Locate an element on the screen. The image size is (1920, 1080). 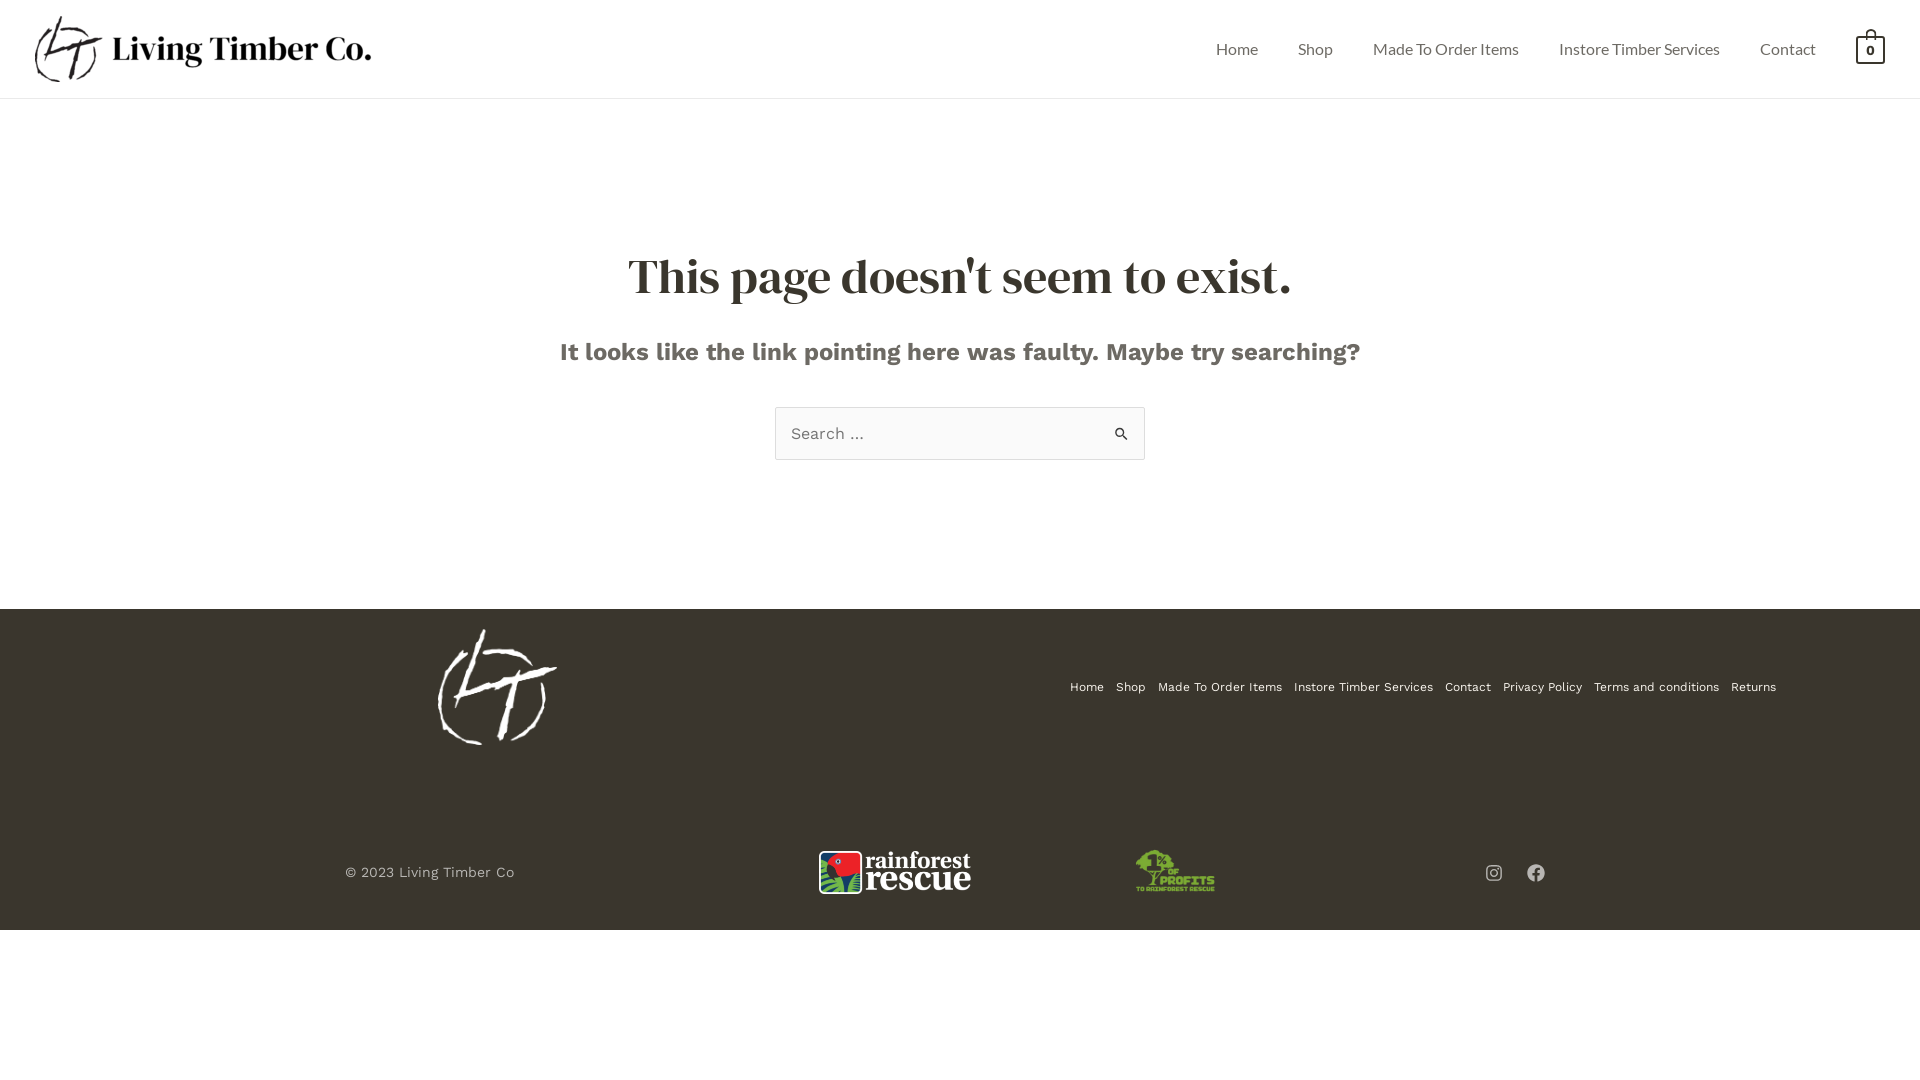
'Instore Timber Services' is located at coordinates (1287, 685).